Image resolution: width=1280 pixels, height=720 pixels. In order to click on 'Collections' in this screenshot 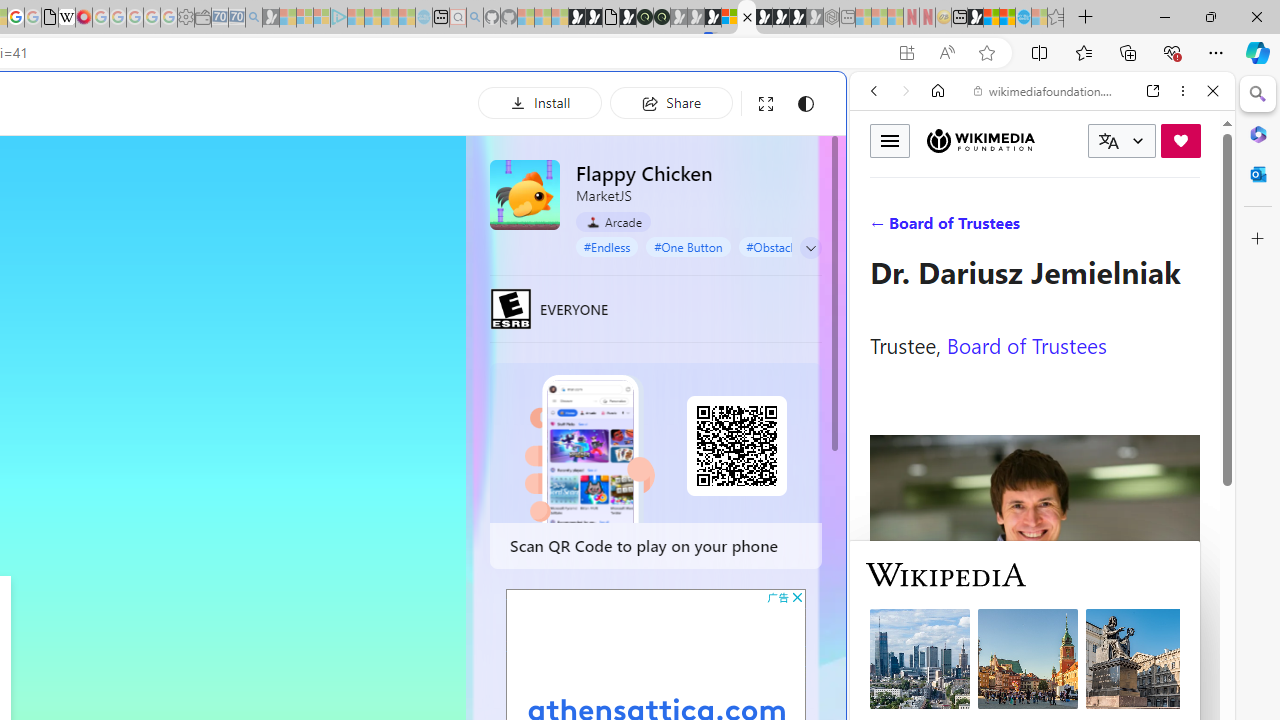, I will do `click(1128, 51)`.